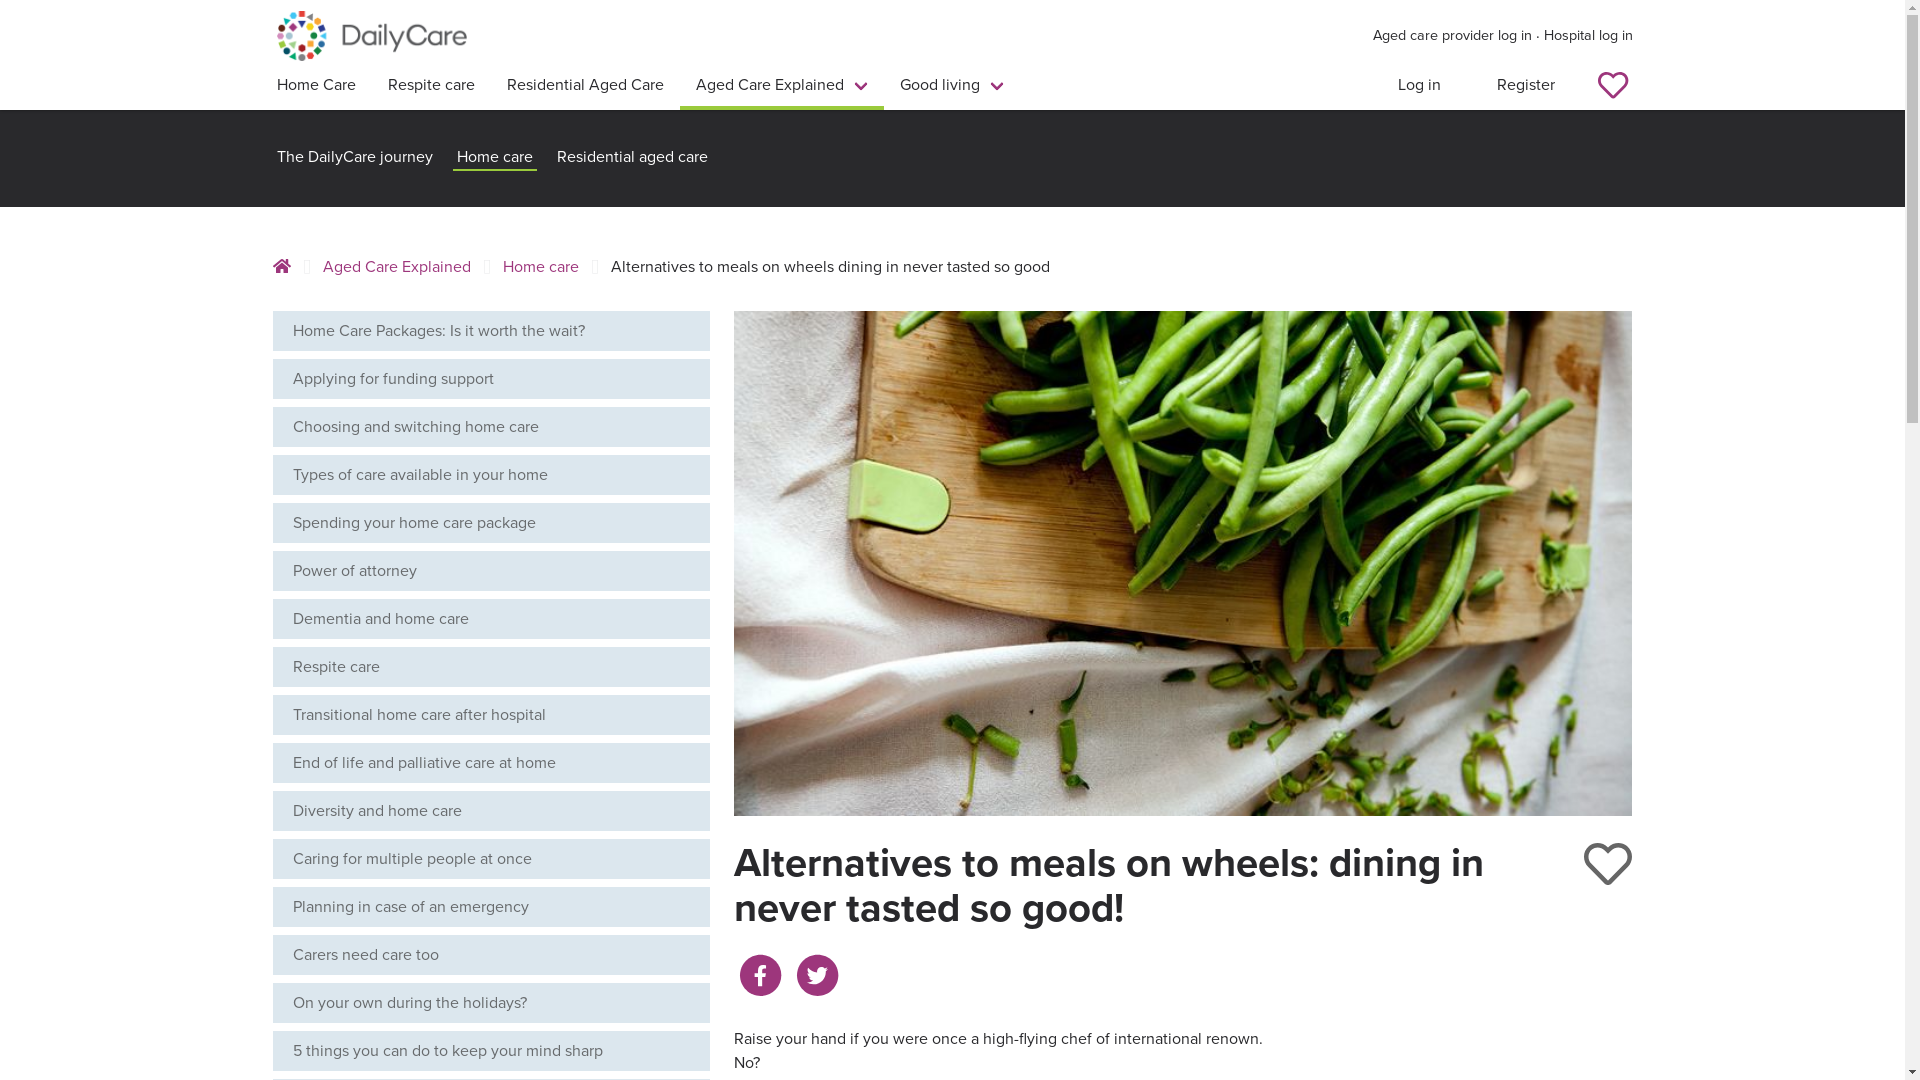 This screenshot has width=1920, height=1080. What do you see at coordinates (286, 265) in the screenshot?
I see `'Home'` at bounding box center [286, 265].